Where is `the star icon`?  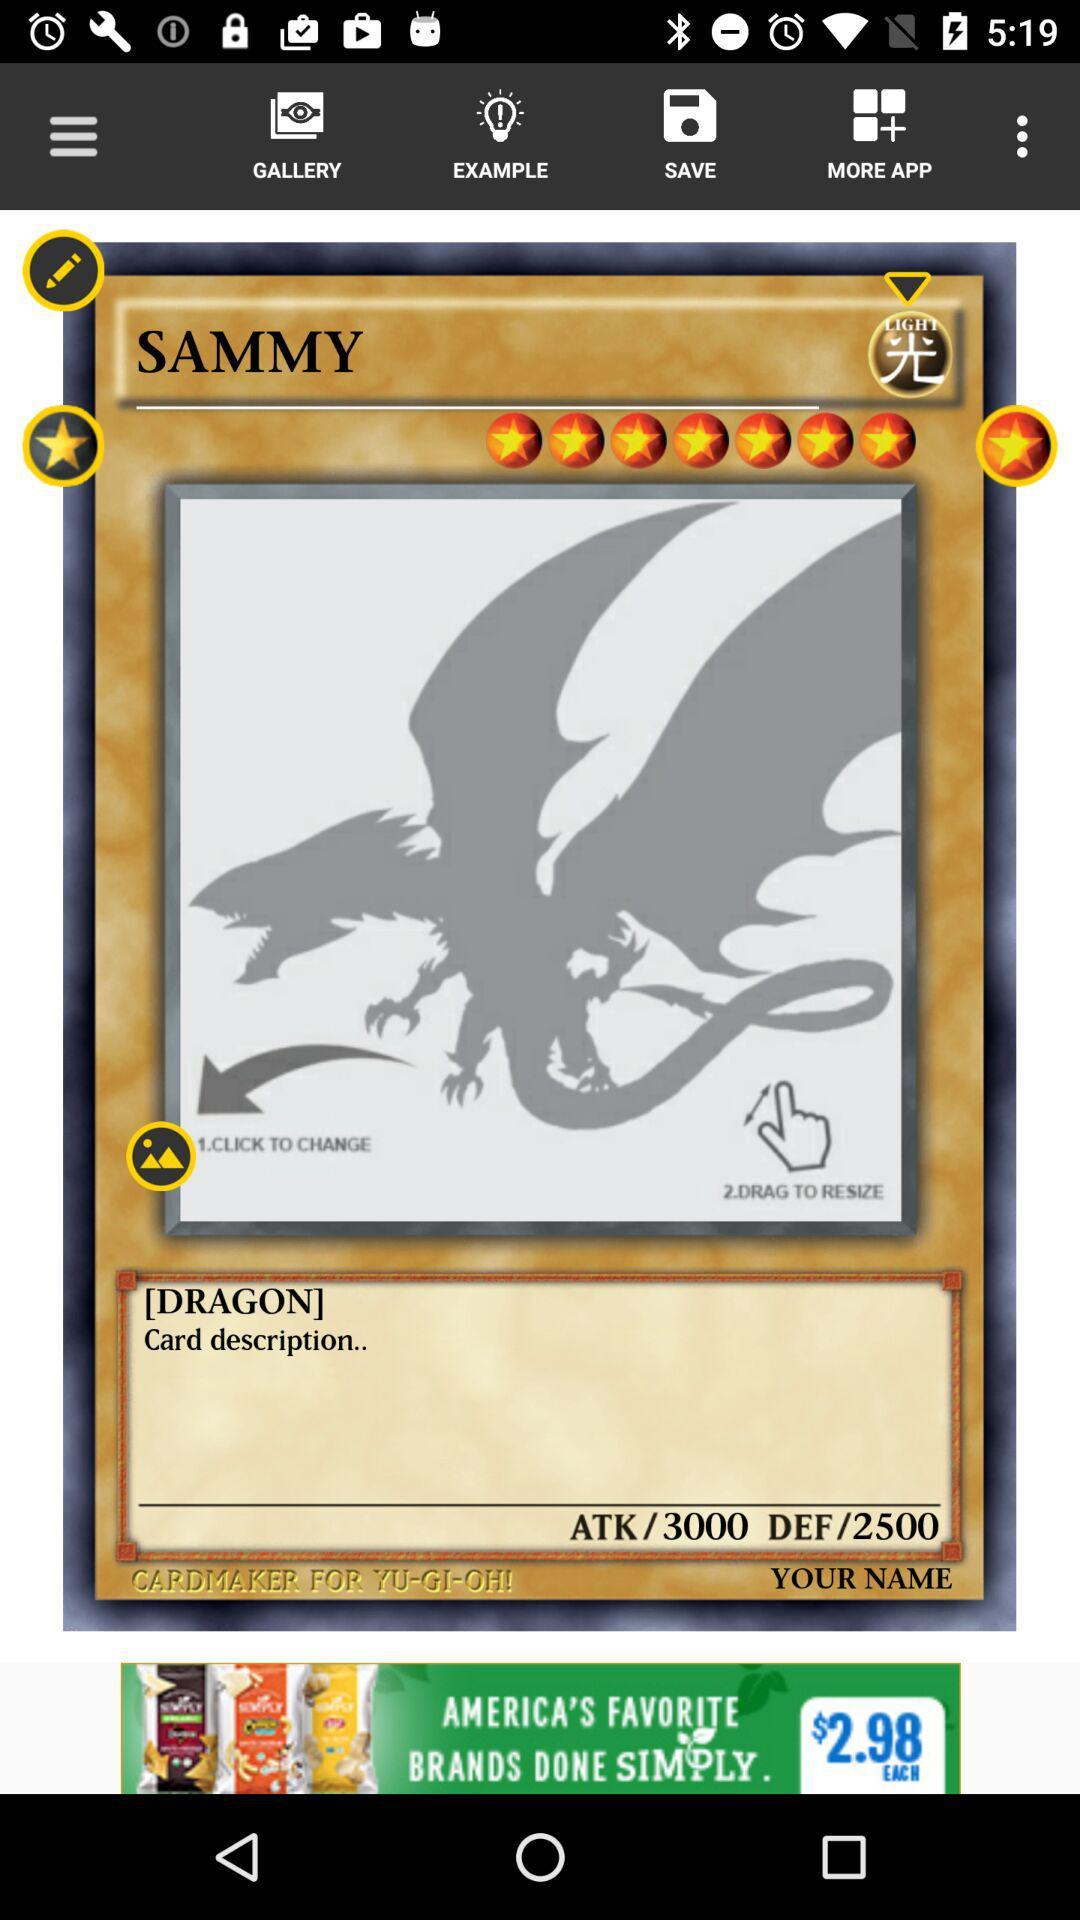
the star icon is located at coordinates (62, 444).